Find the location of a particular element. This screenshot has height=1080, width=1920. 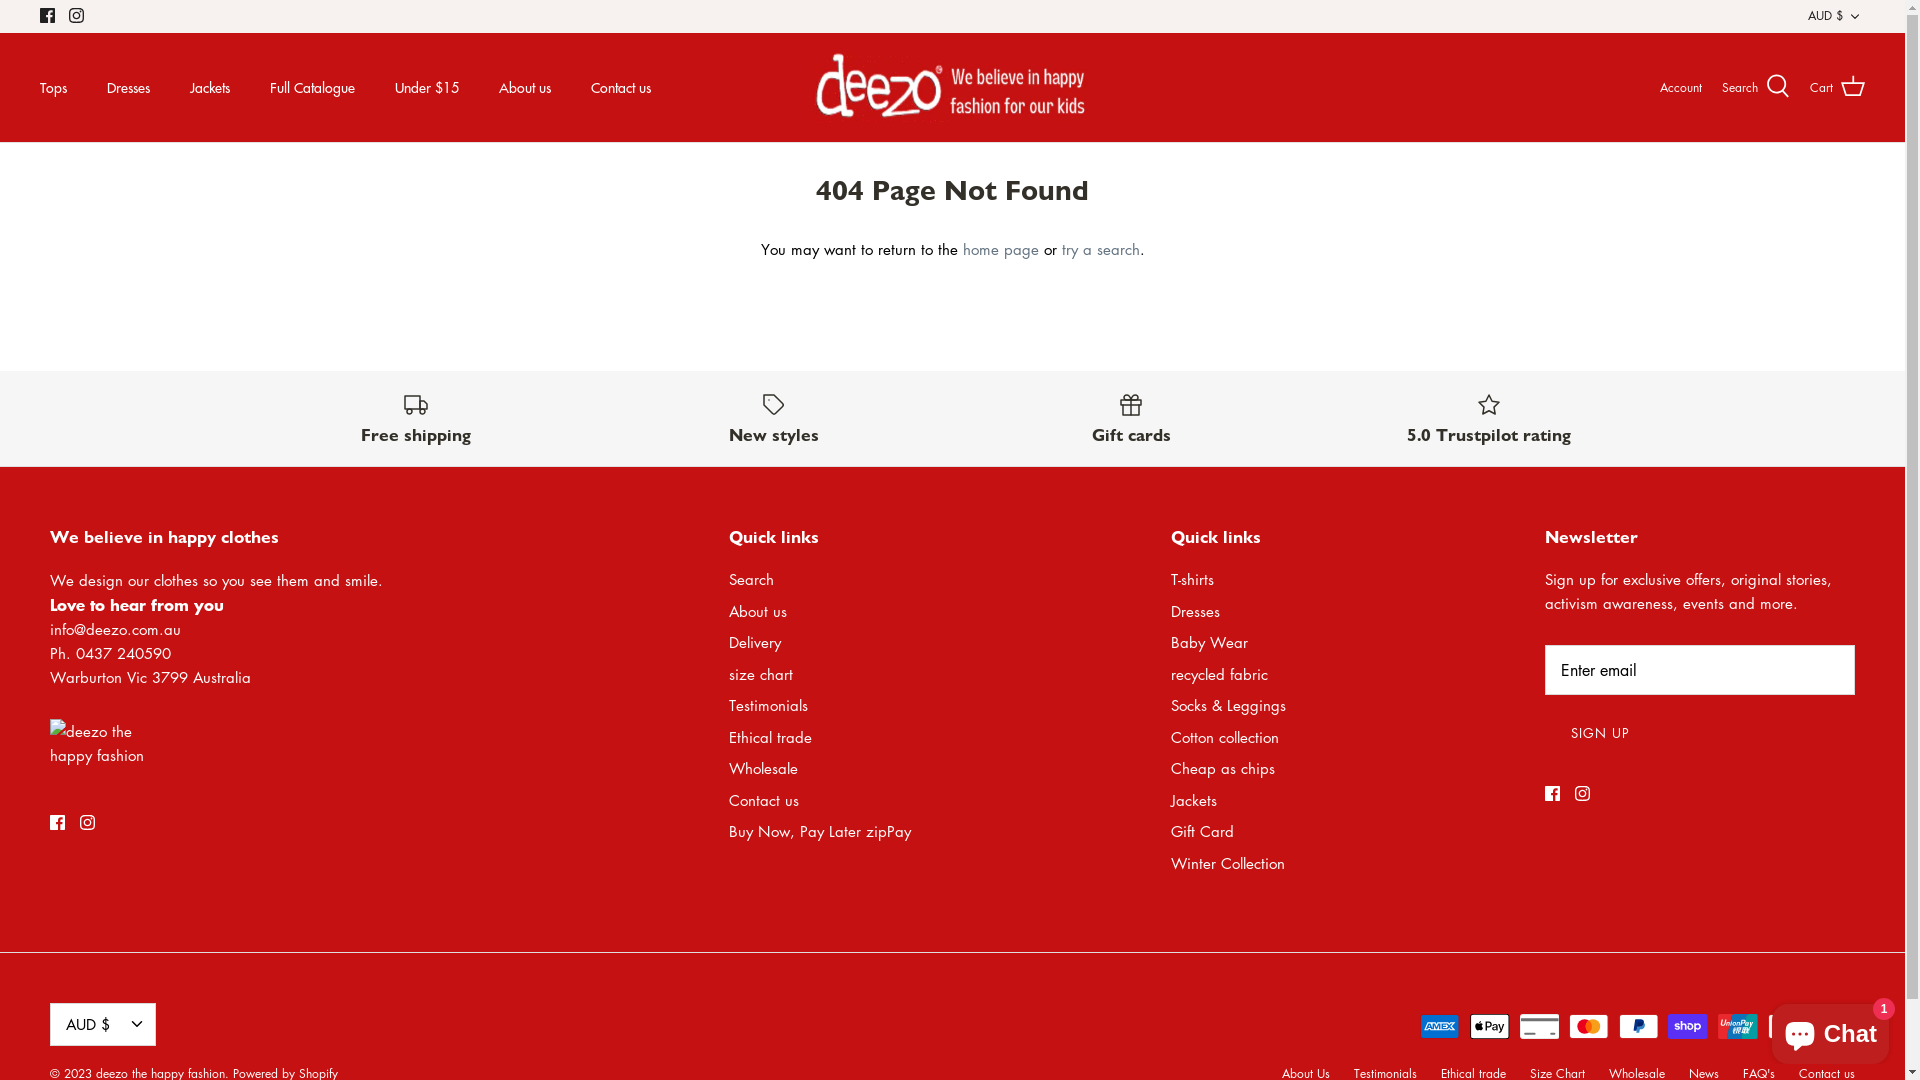

'Account' is located at coordinates (1660, 86).